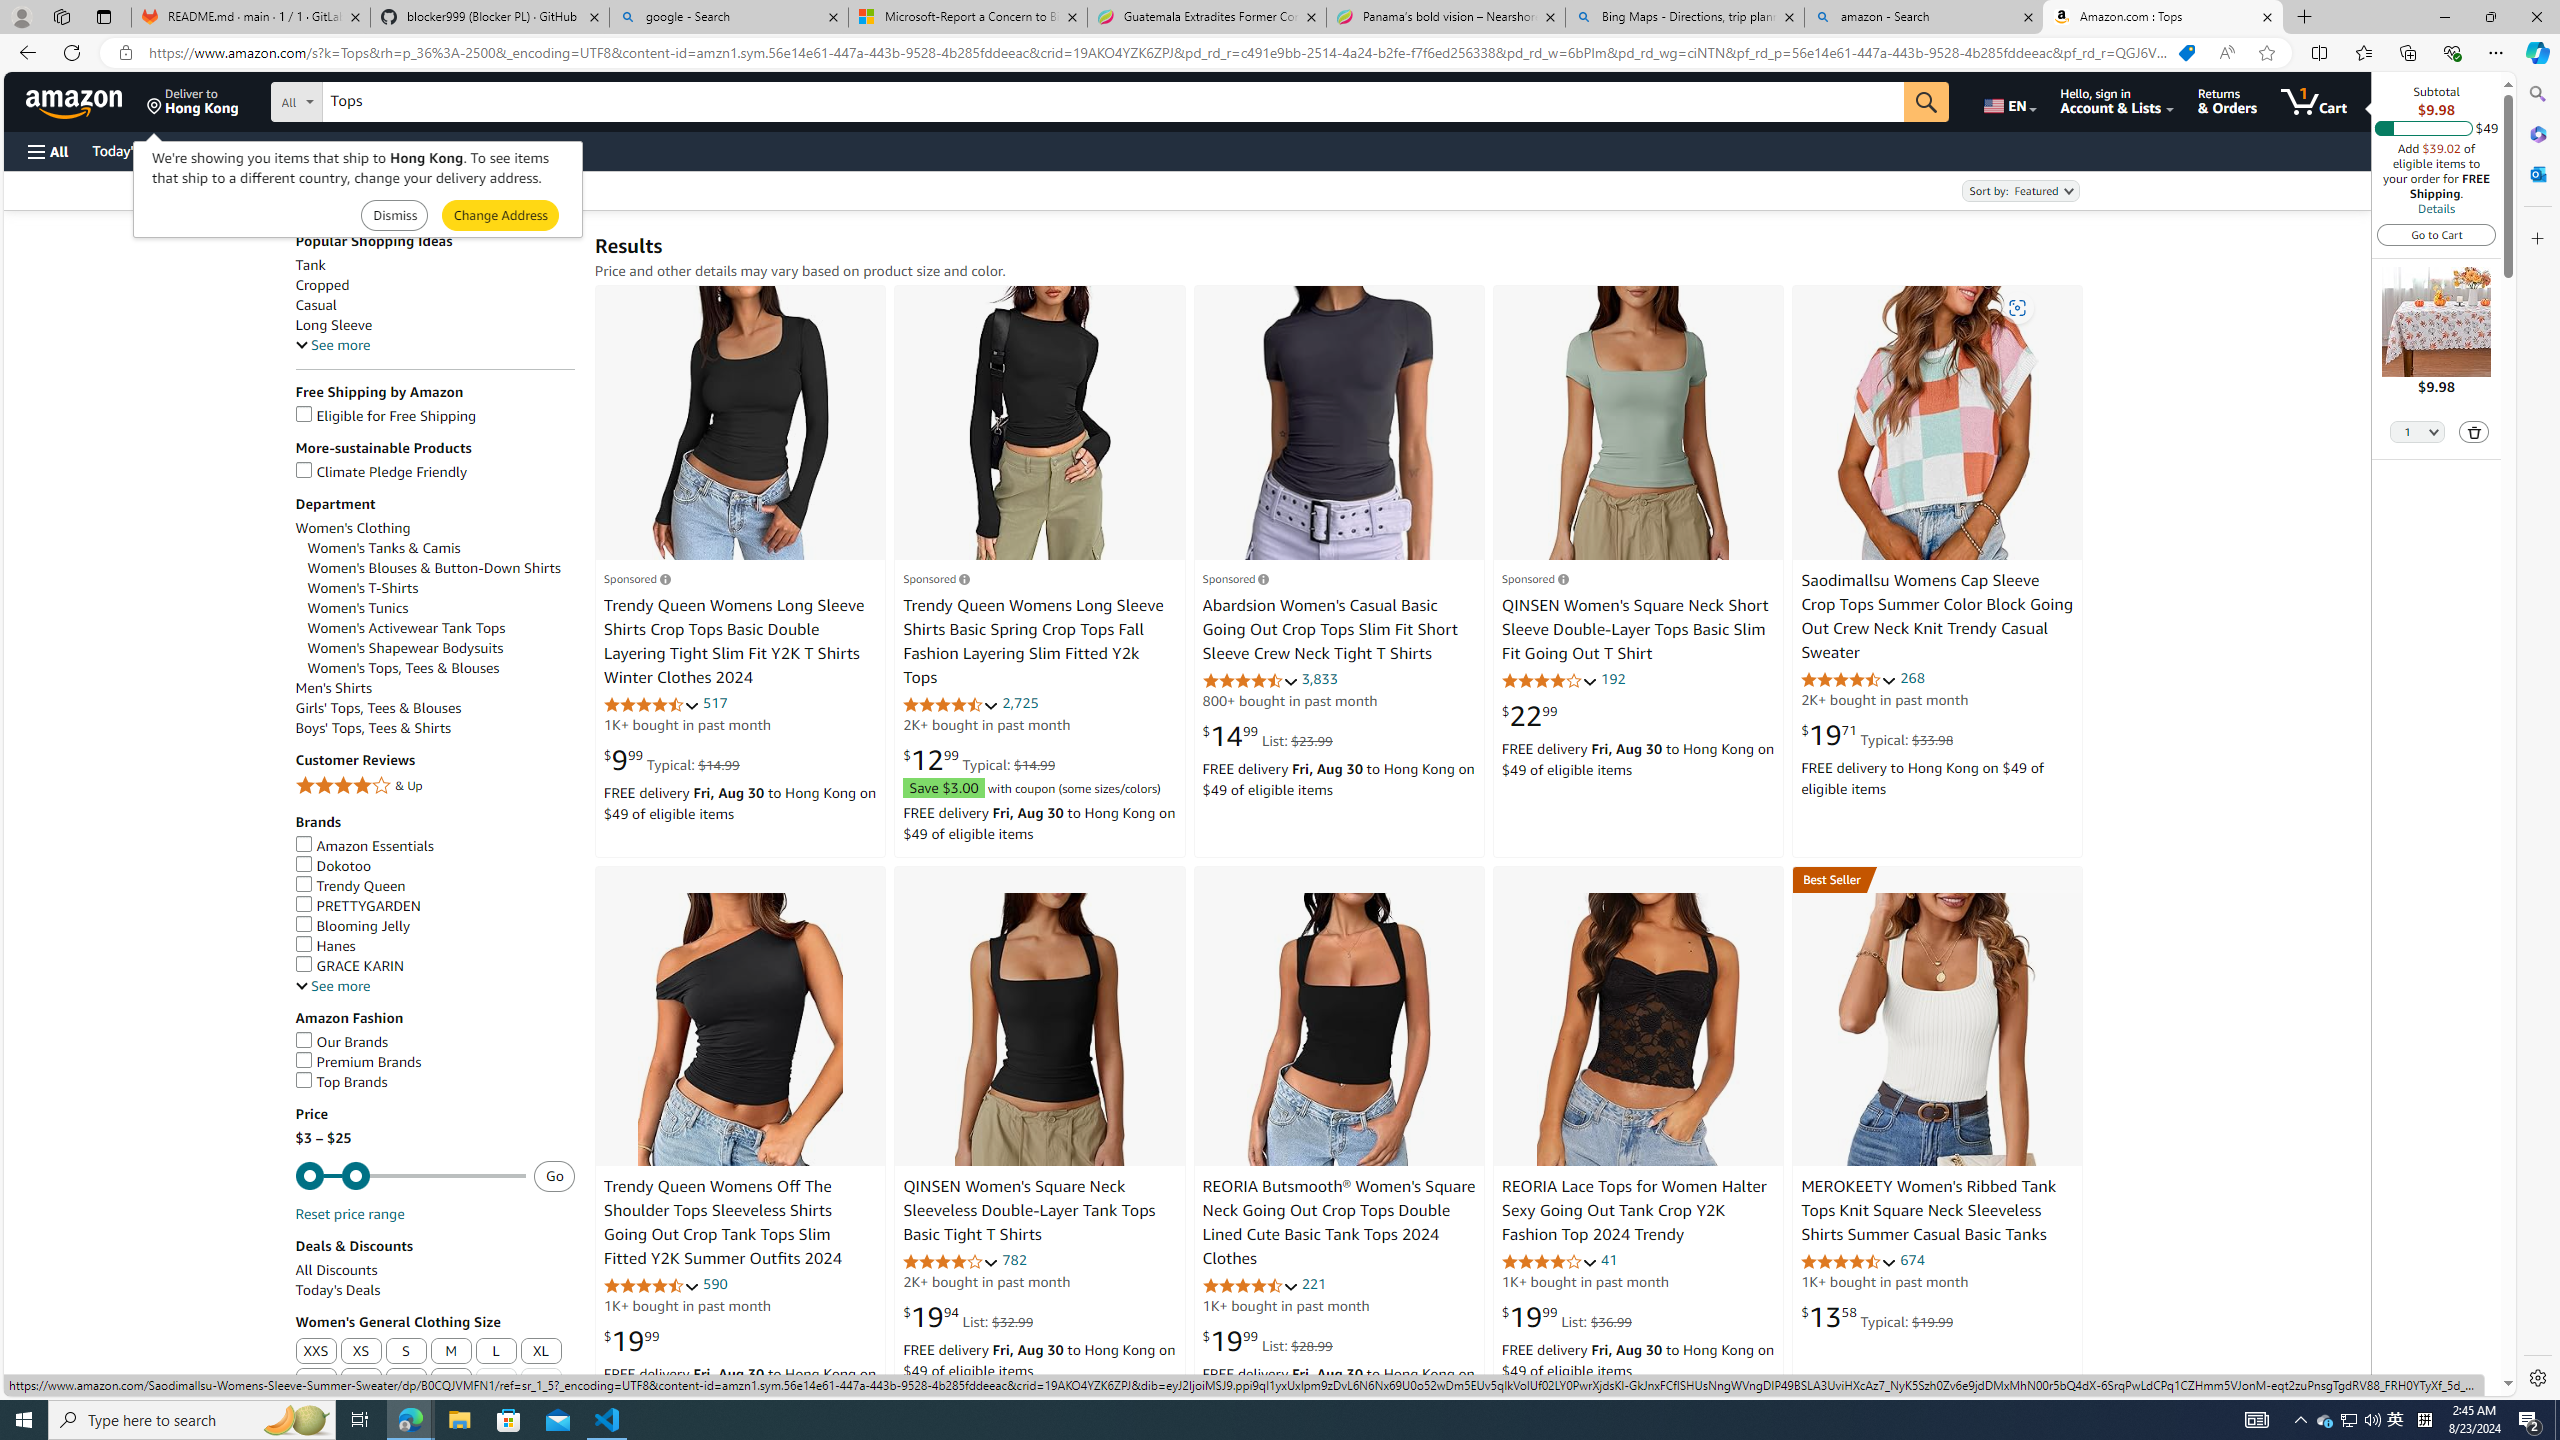  I want to click on 'Women', so click(440, 628).